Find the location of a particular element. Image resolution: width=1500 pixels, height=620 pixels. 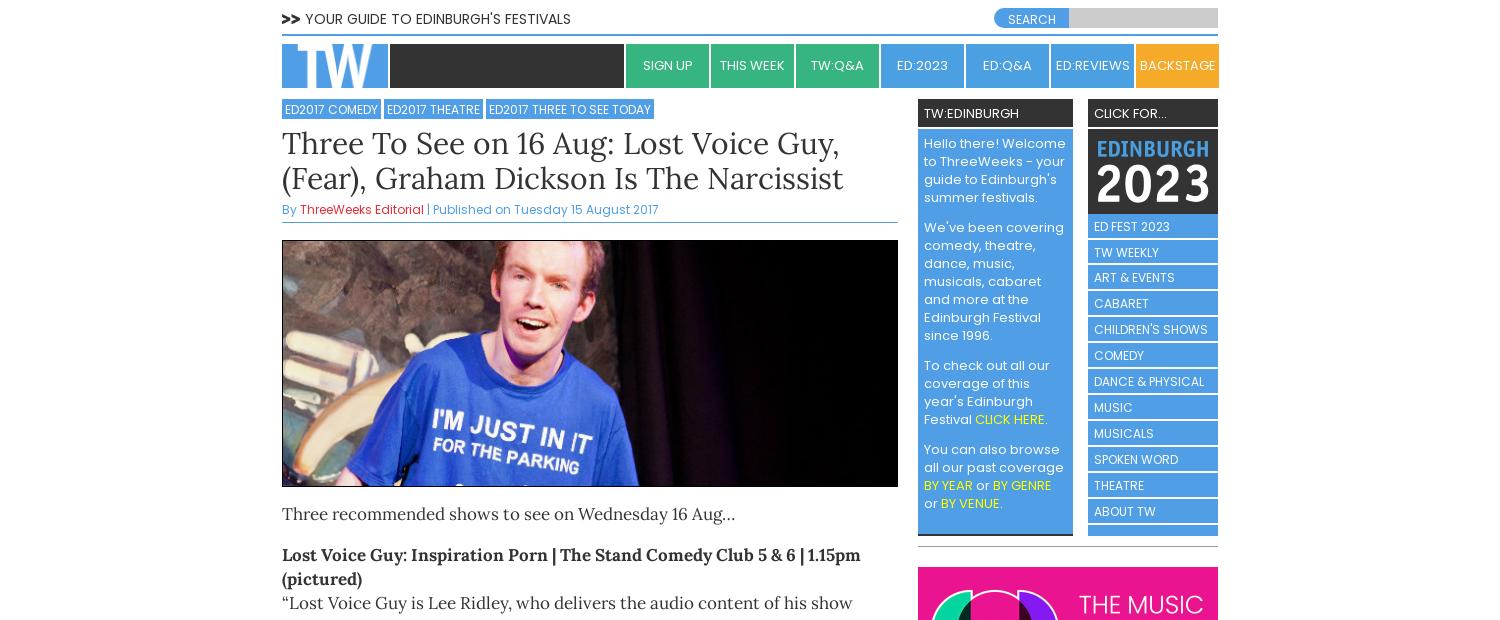

'ED:Q&A' is located at coordinates (981, 63).